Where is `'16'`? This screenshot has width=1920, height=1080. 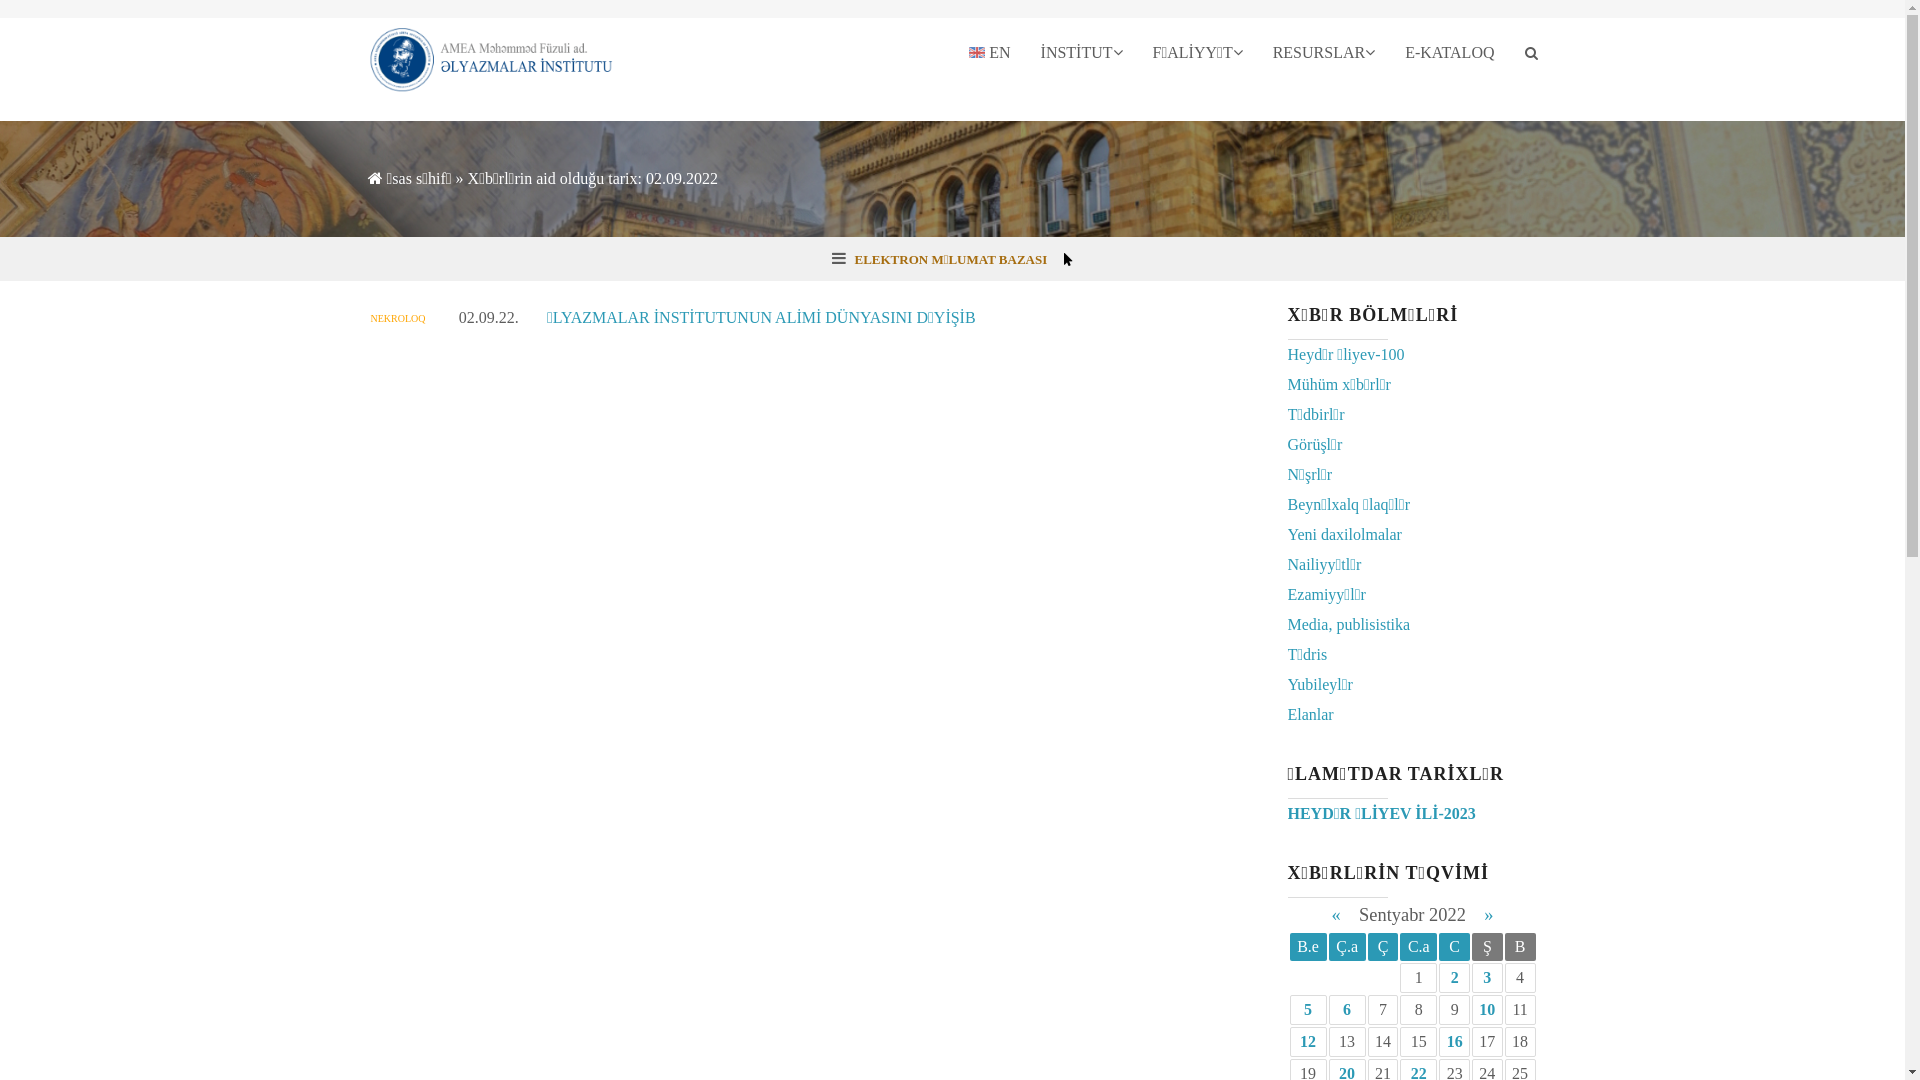
'16' is located at coordinates (1454, 1040).